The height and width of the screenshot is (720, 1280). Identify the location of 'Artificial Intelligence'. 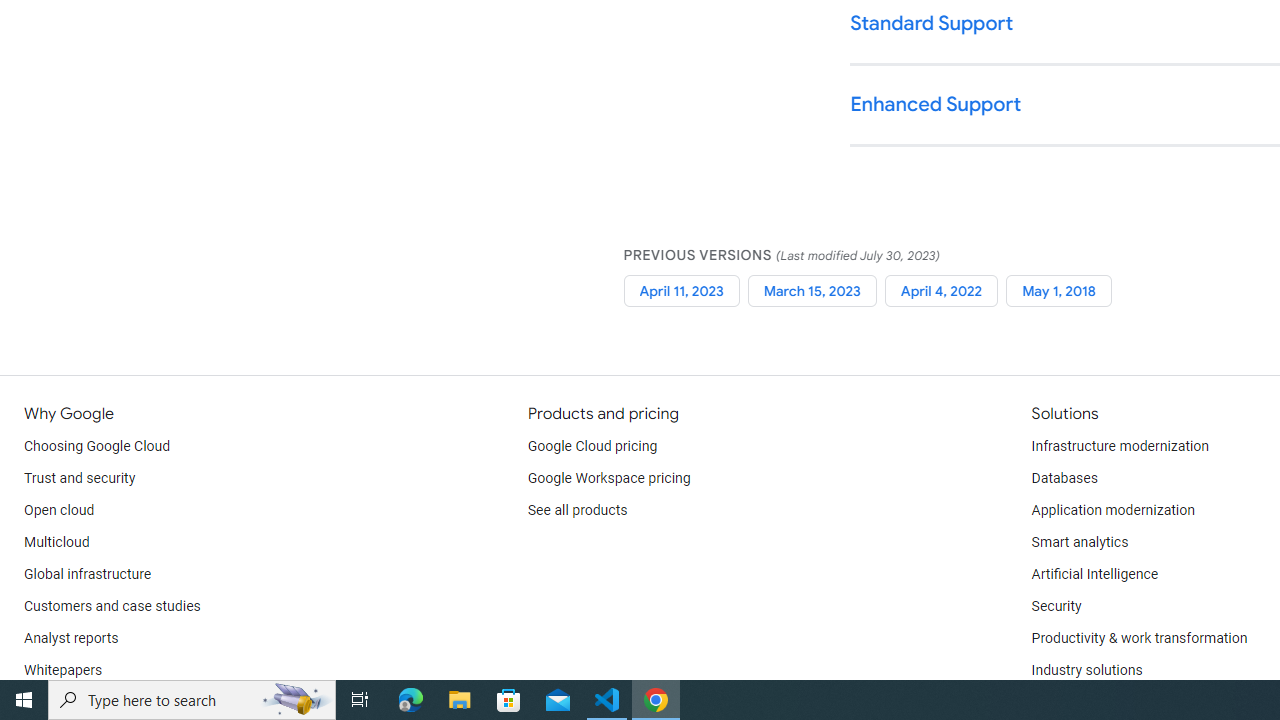
(1093, 574).